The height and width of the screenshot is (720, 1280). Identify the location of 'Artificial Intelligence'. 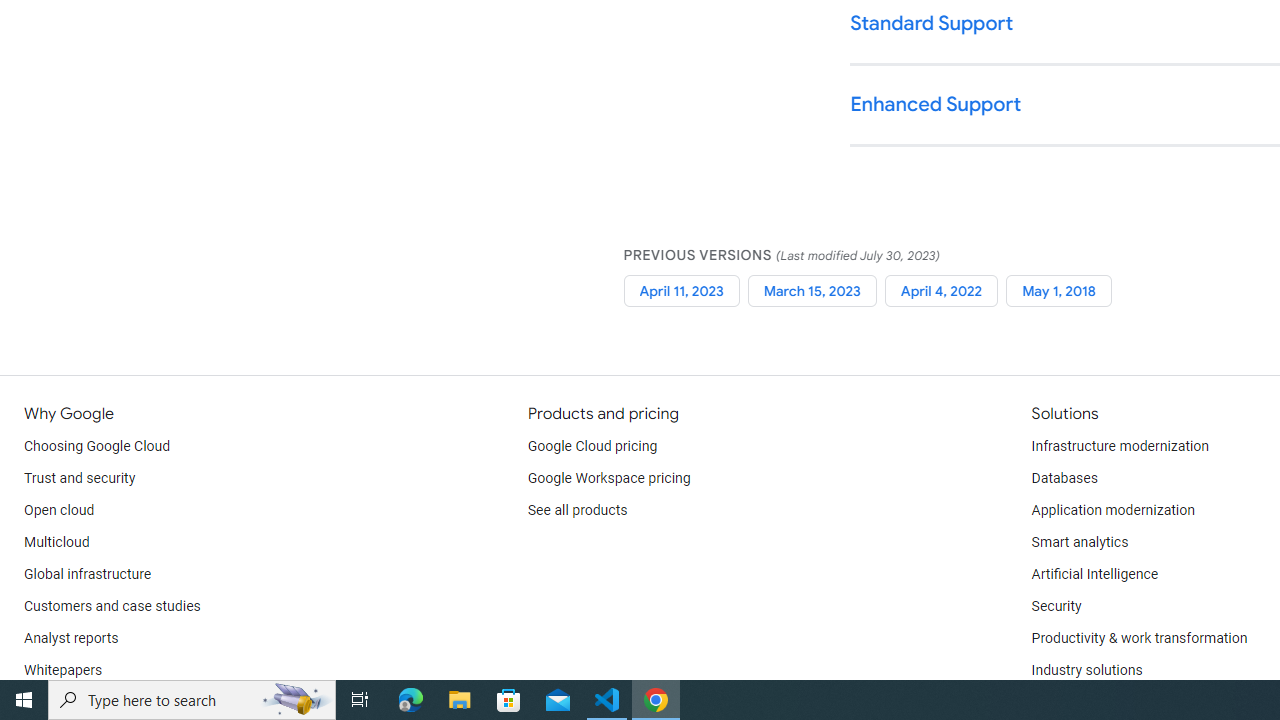
(1093, 574).